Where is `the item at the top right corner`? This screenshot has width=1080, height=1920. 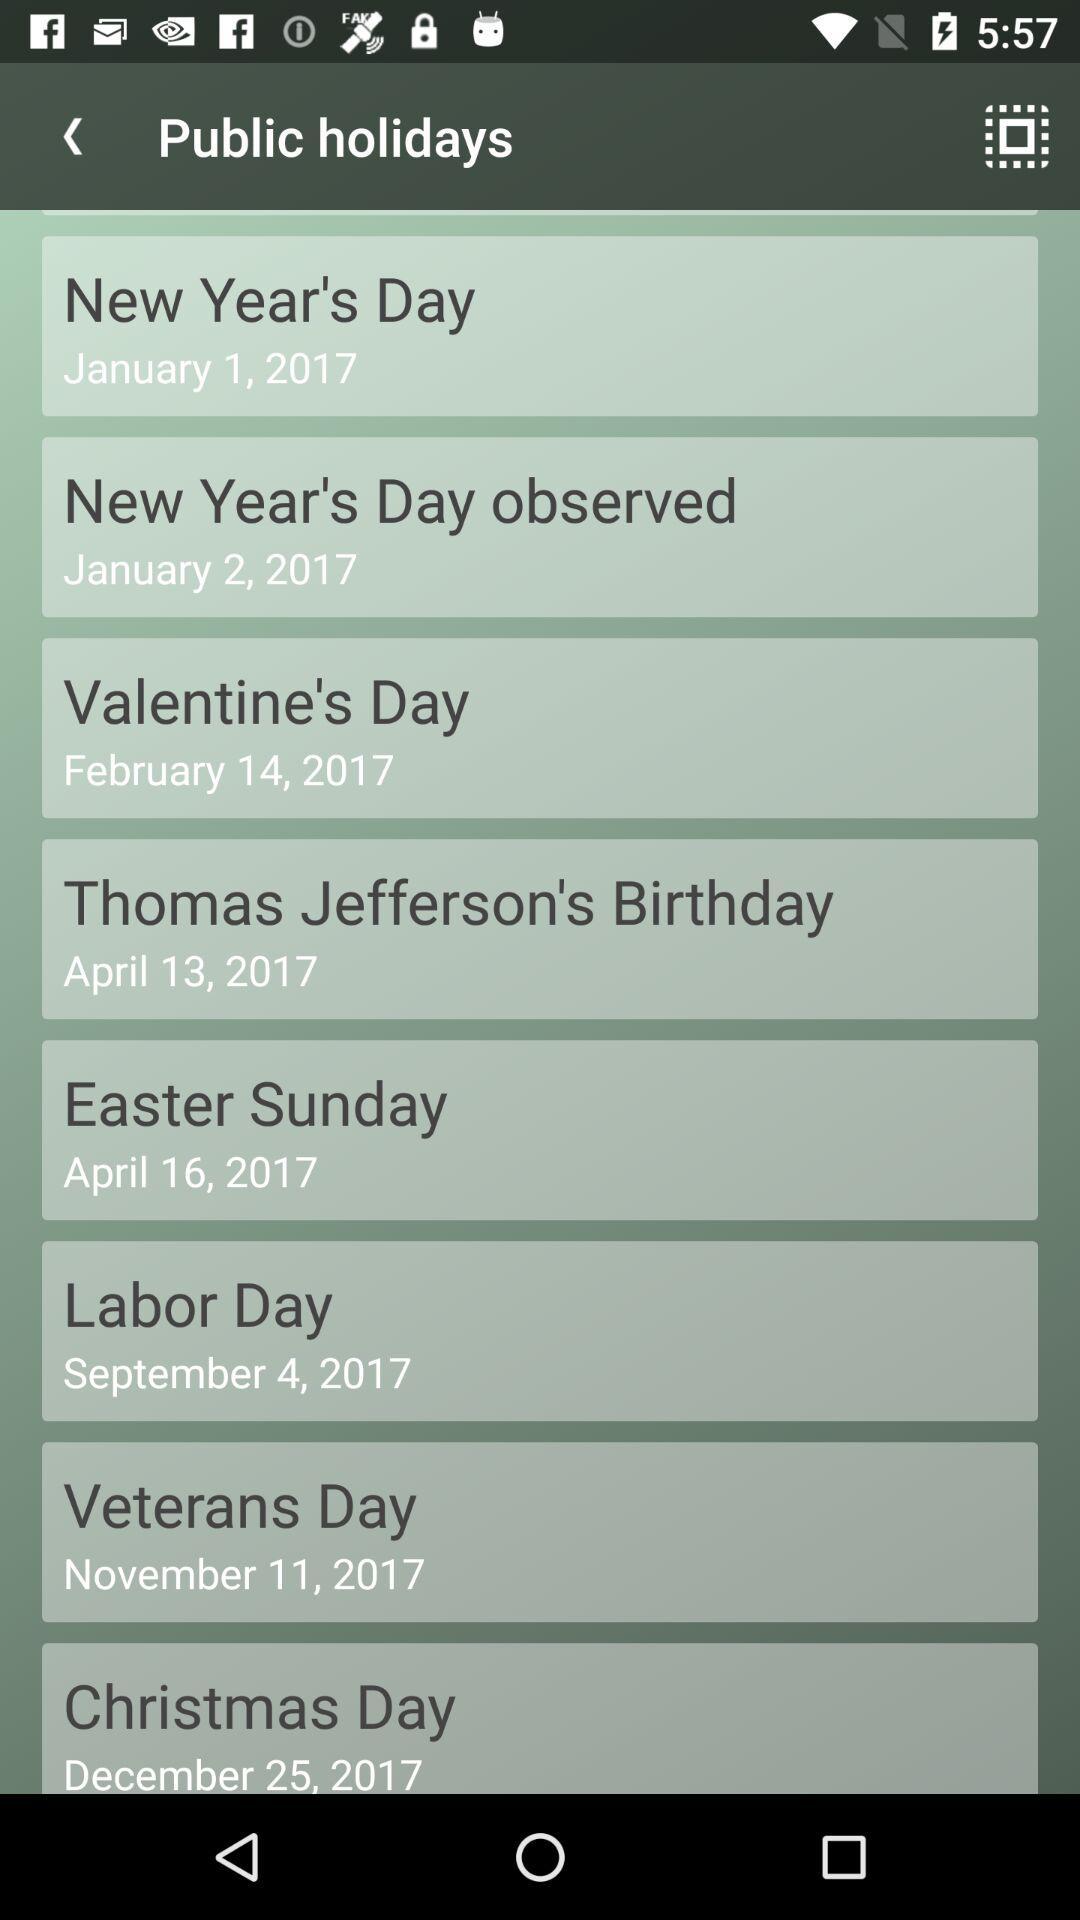
the item at the top right corner is located at coordinates (1017, 135).